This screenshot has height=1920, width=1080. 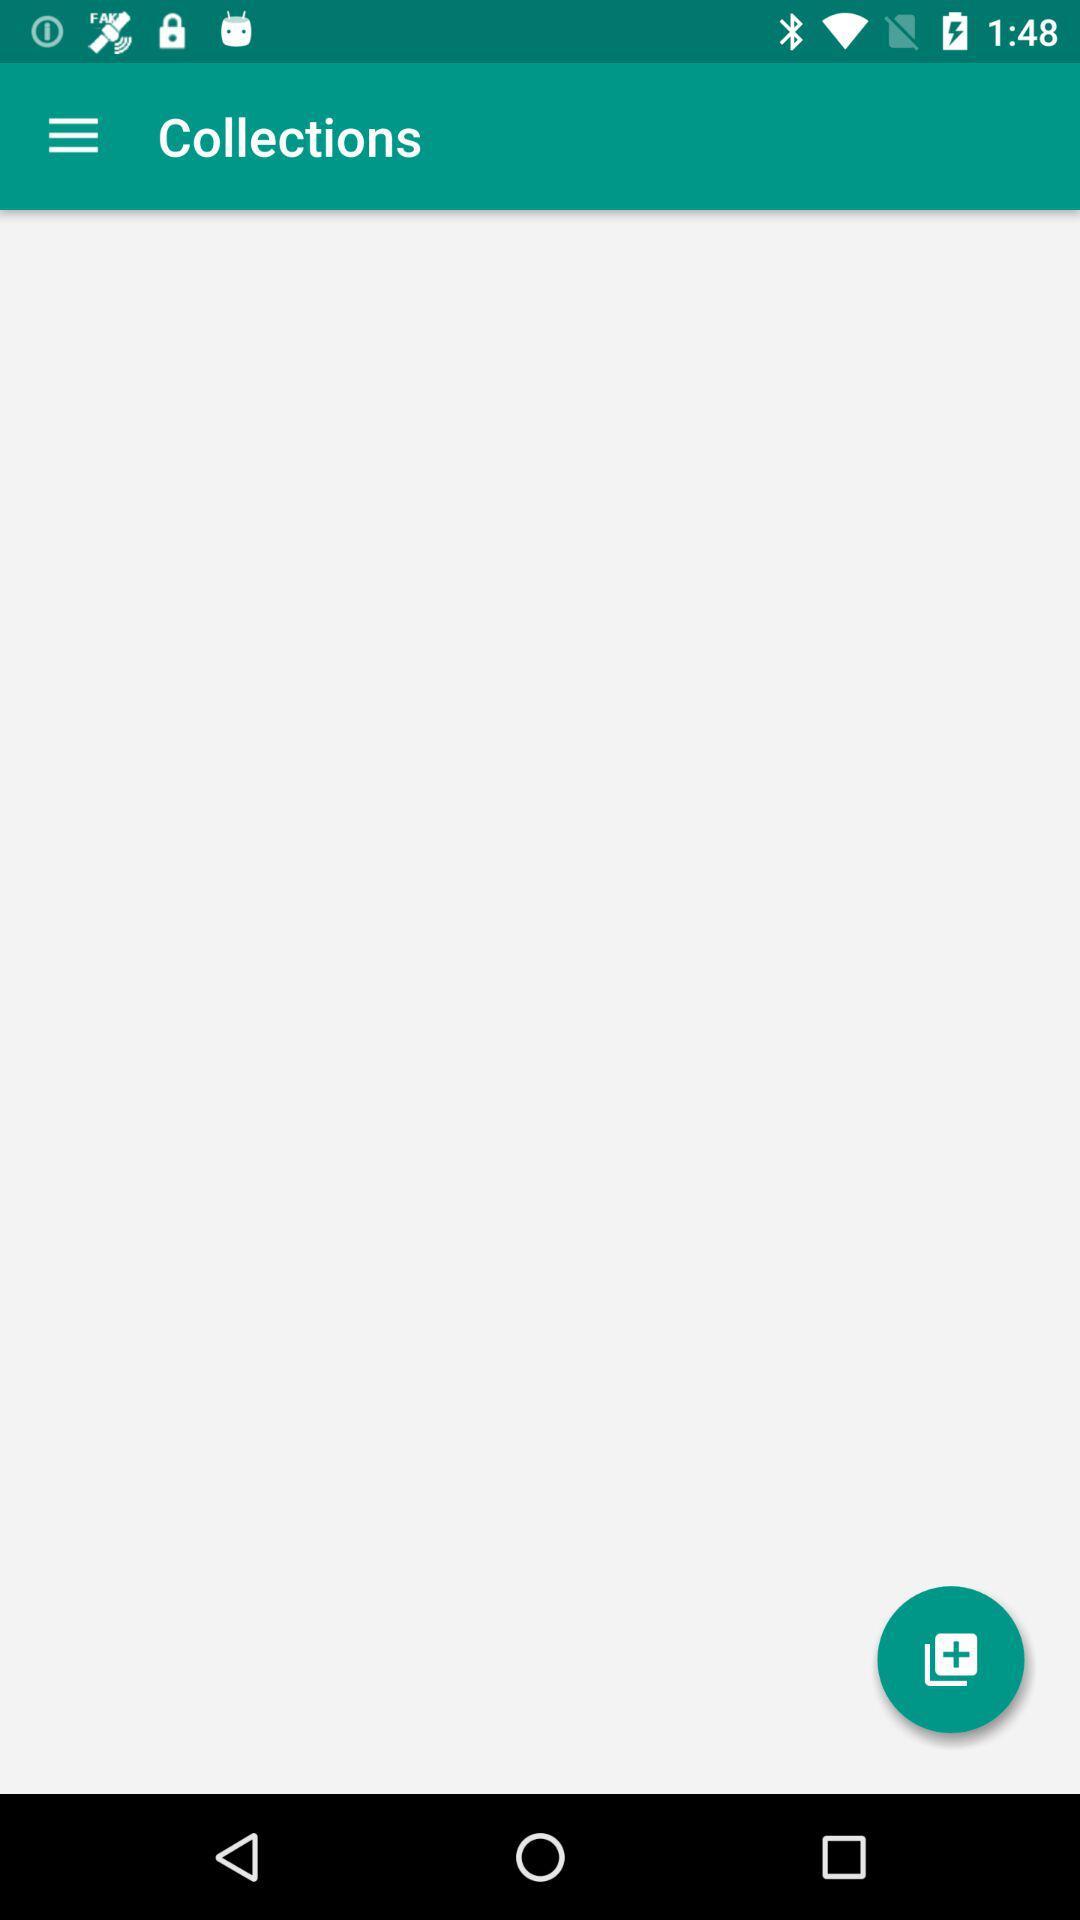 What do you see at coordinates (72, 135) in the screenshot?
I see `the app to the left of the collections icon` at bounding box center [72, 135].